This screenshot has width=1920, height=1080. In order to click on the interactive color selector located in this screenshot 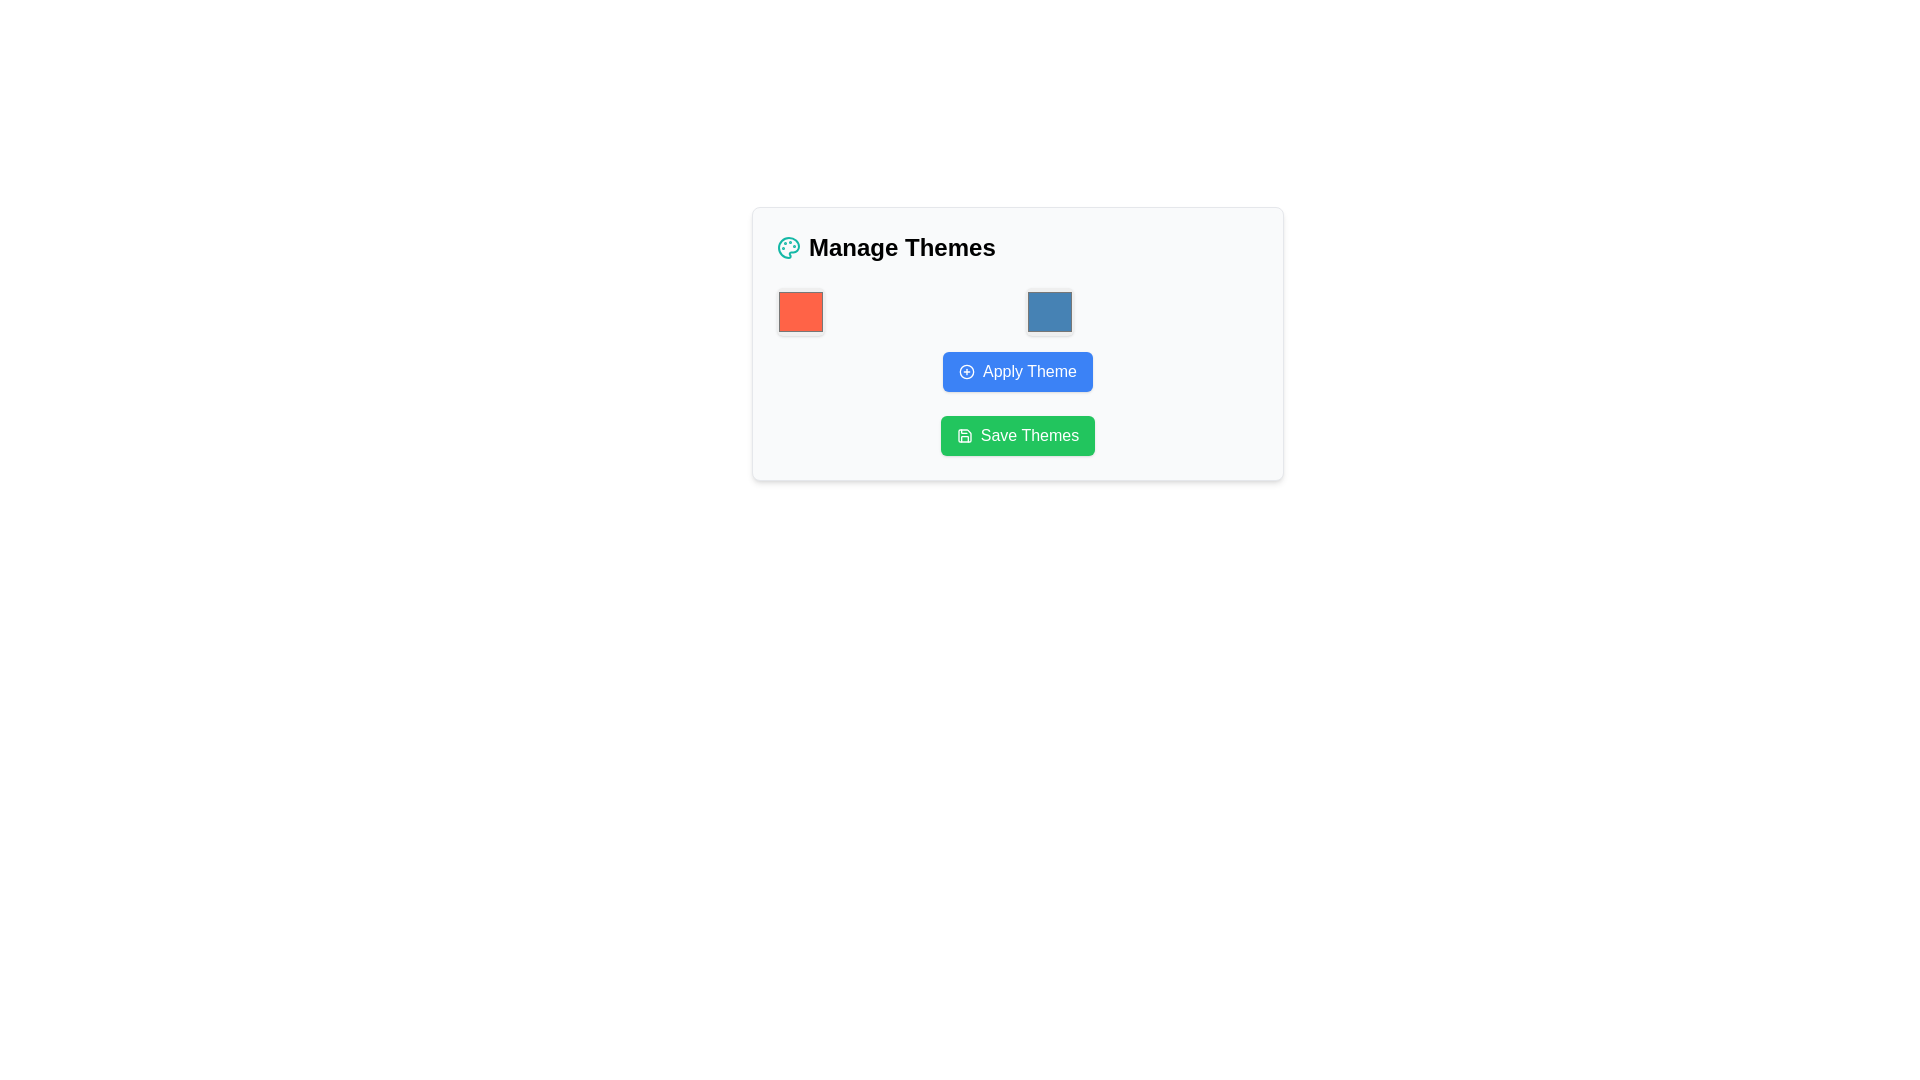, I will do `click(1049, 312)`.